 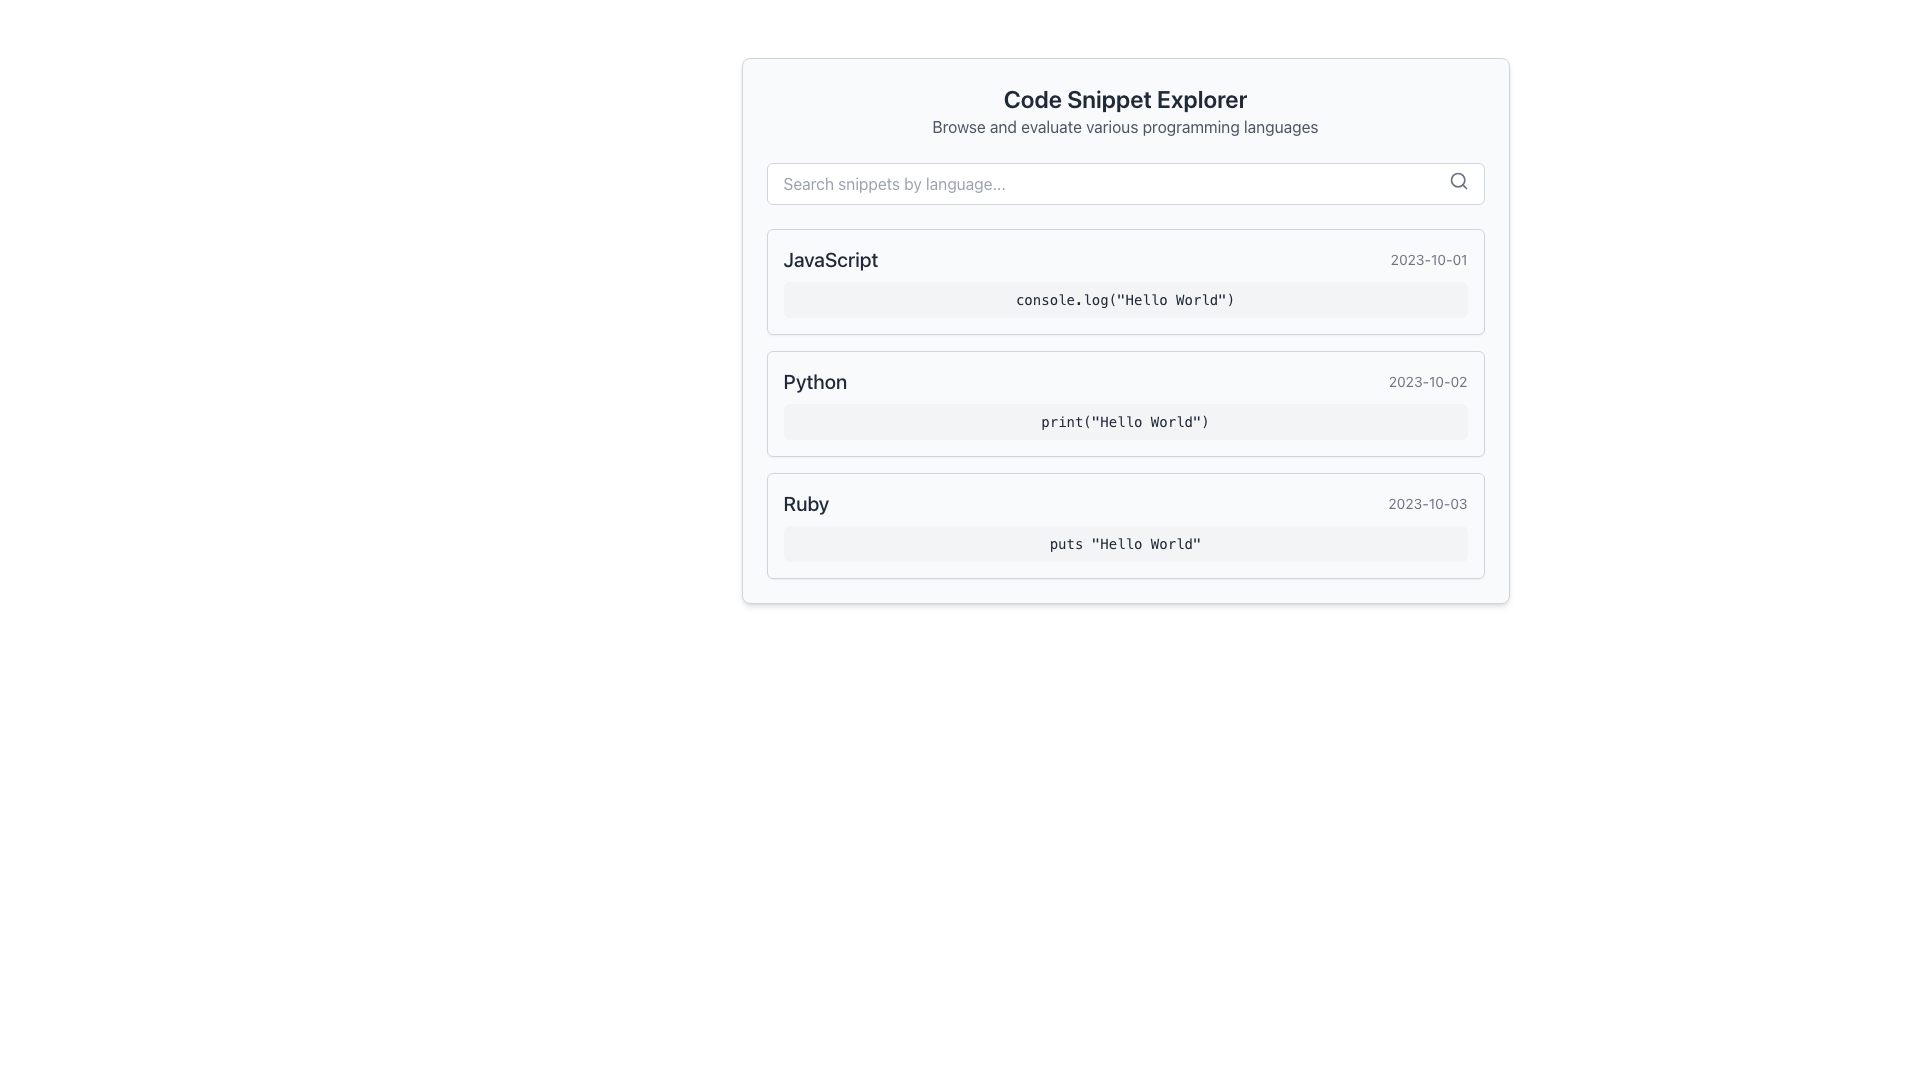 What do you see at coordinates (1125, 404) in the screenshot?
I see `the Code Snippet Display Block that shows the Python programming snippet 'print("Hello World")', located between the 'JavaScript' and 'Ruby' snippets in a vertically stacked list` at bounding box center [1125, 404].